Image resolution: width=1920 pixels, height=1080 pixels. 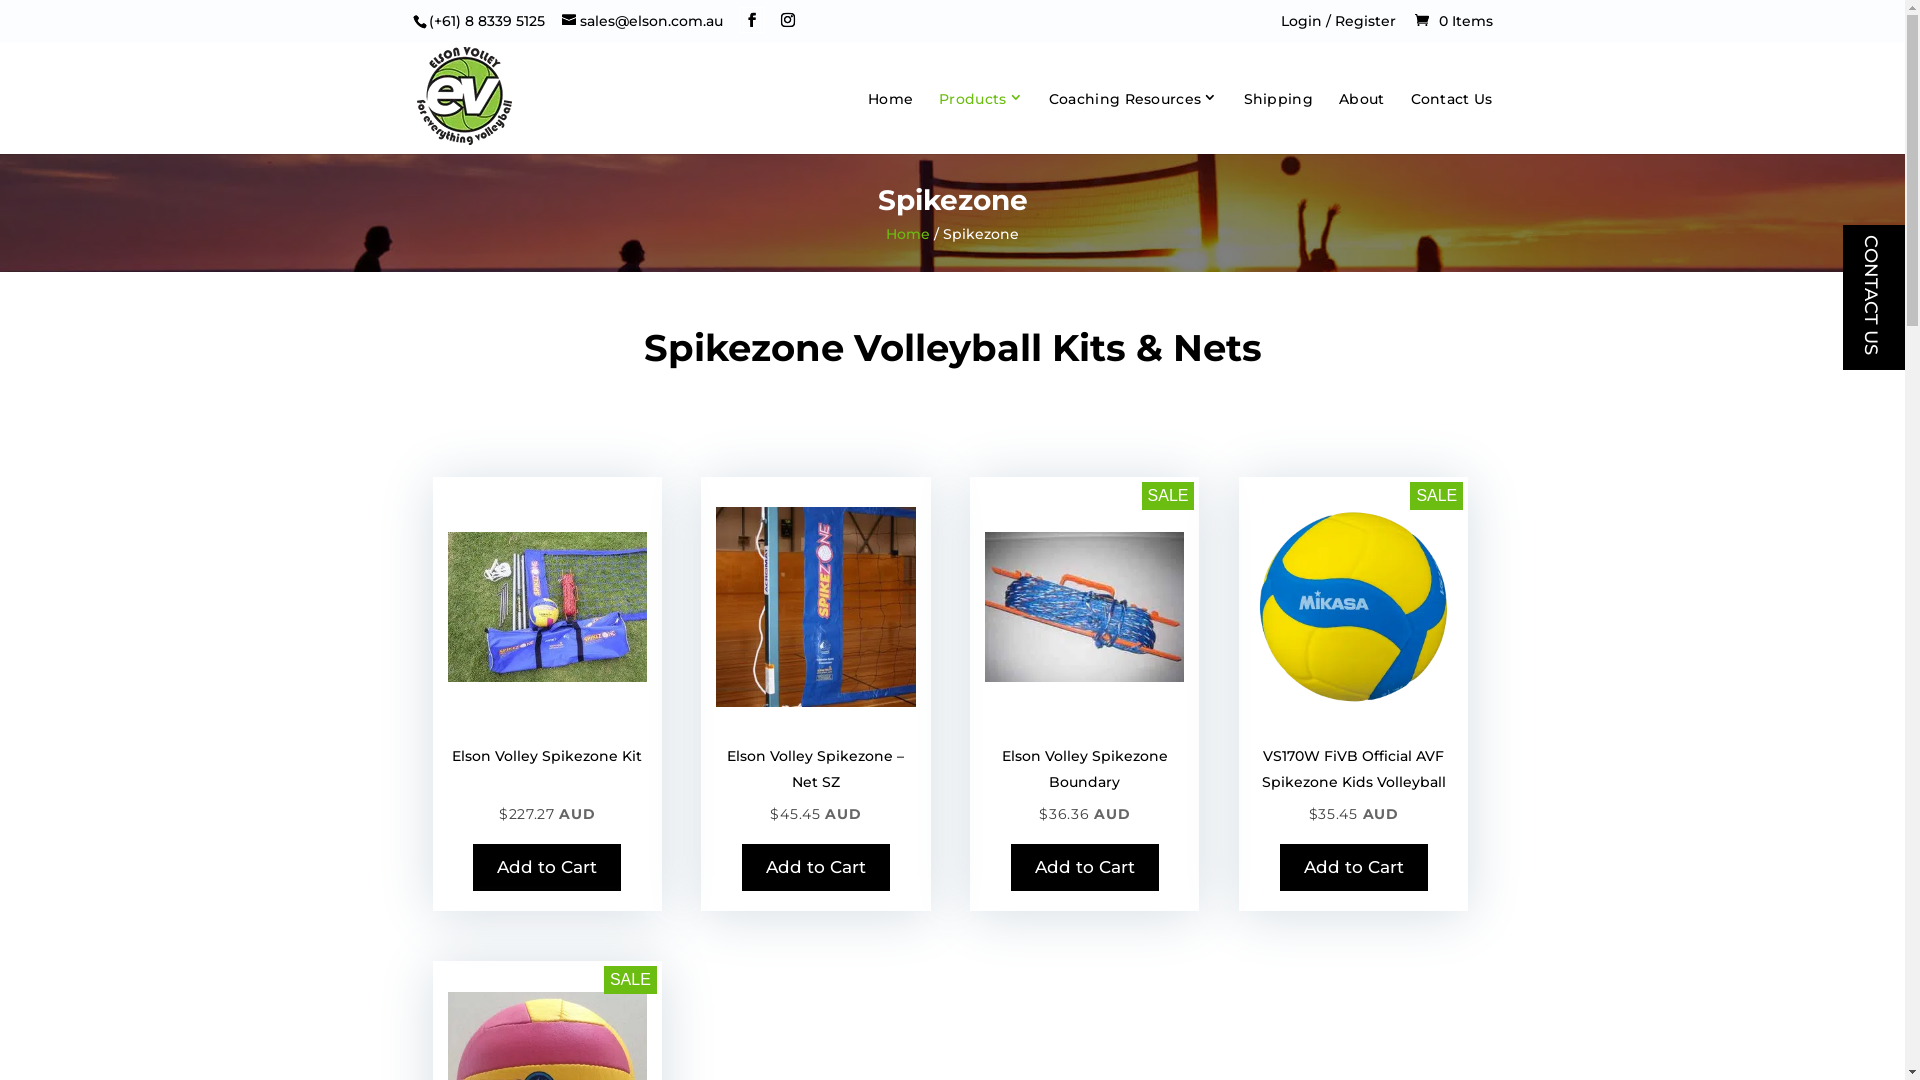 I want to click on 'Register', so click(x=1363, y=20).